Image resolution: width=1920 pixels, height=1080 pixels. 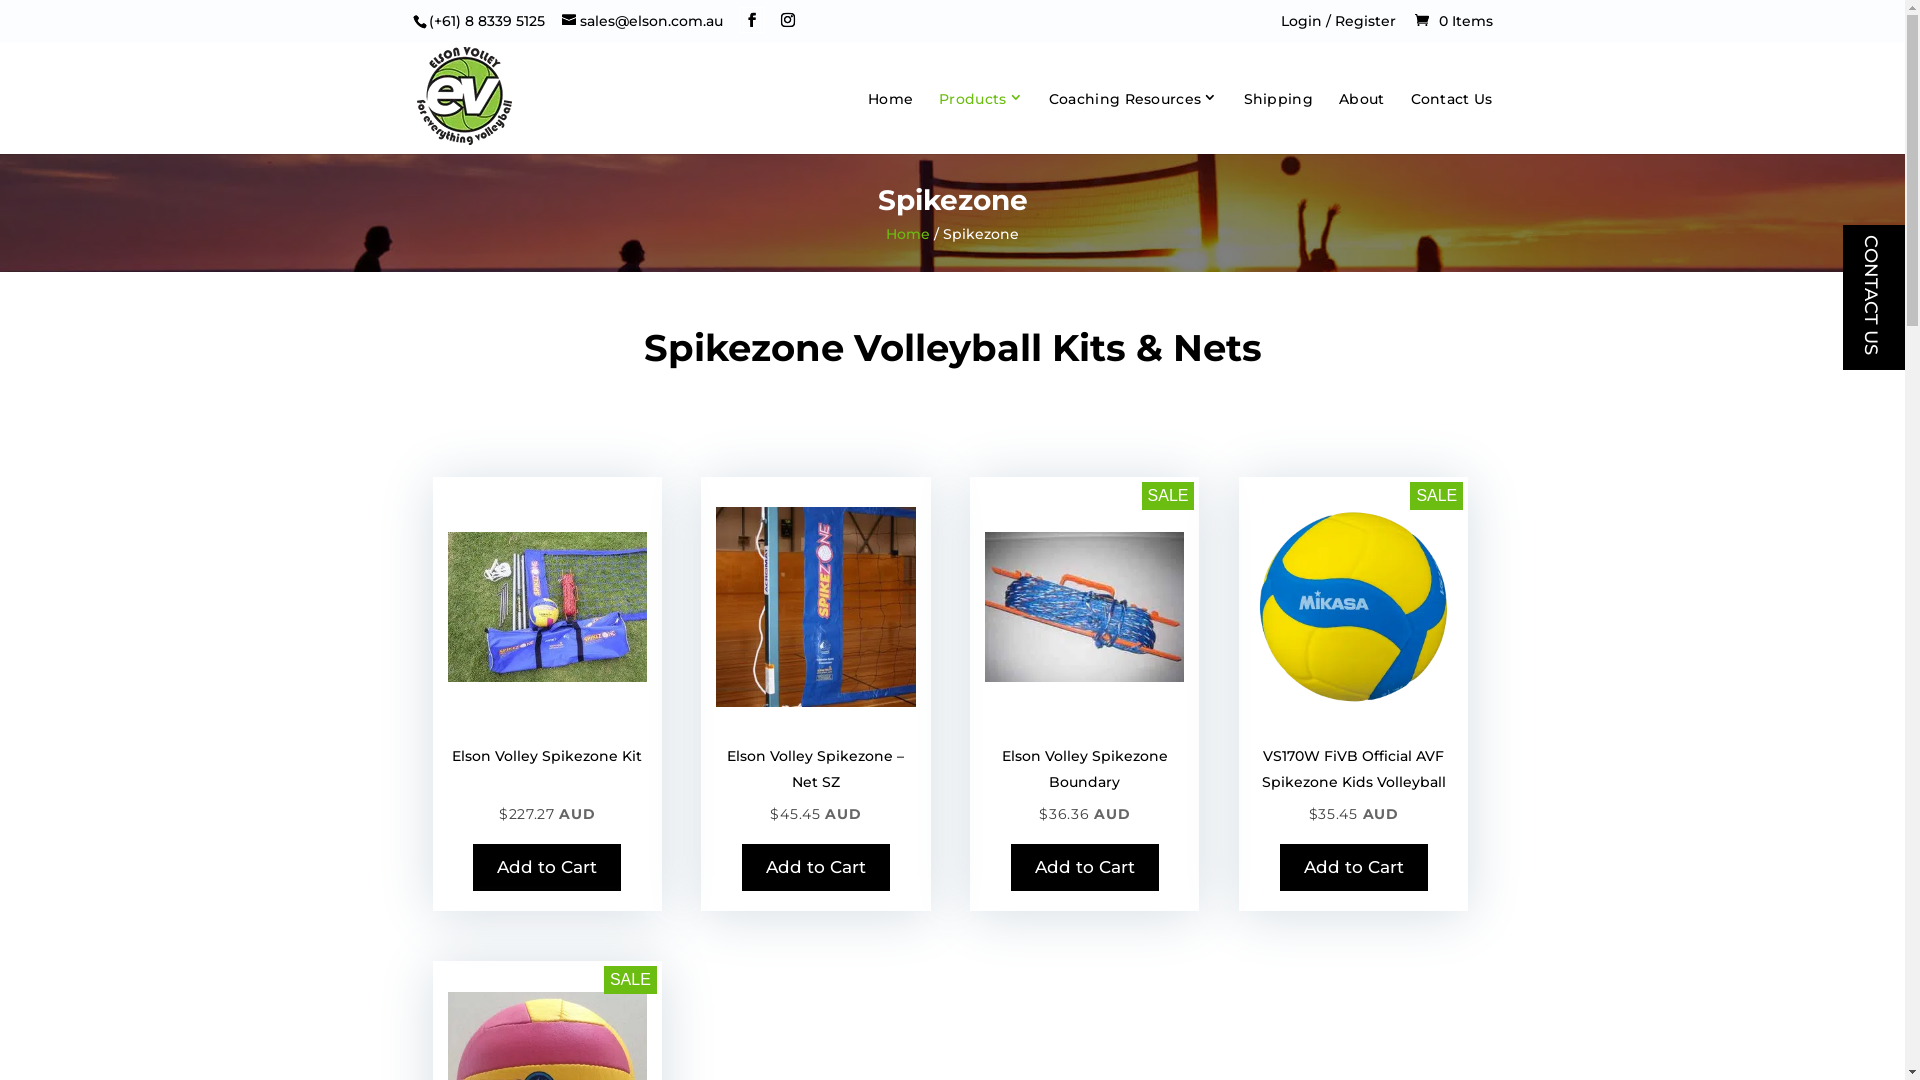 I want to click on 'Register', so click(x=1363, y=20).